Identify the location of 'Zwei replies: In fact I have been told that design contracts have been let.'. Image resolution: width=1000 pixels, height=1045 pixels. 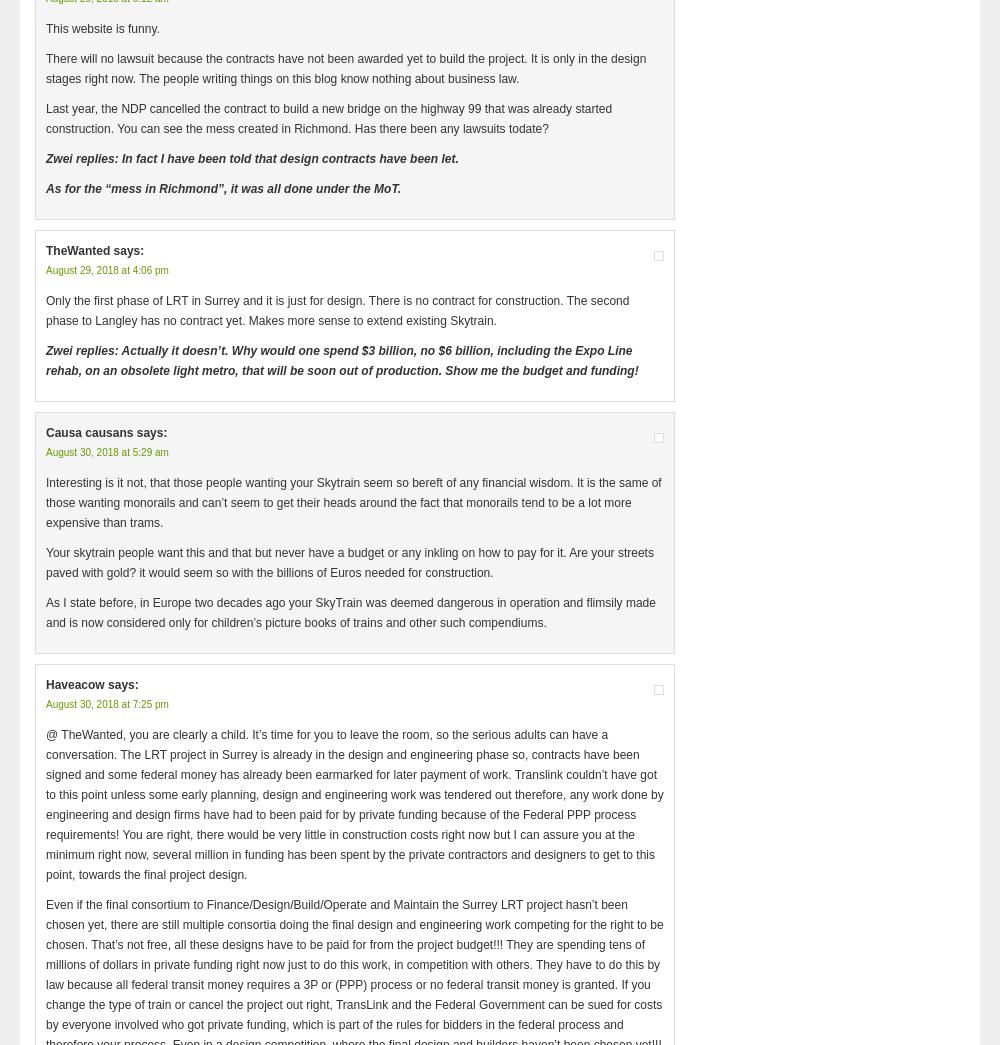
(252, 158).